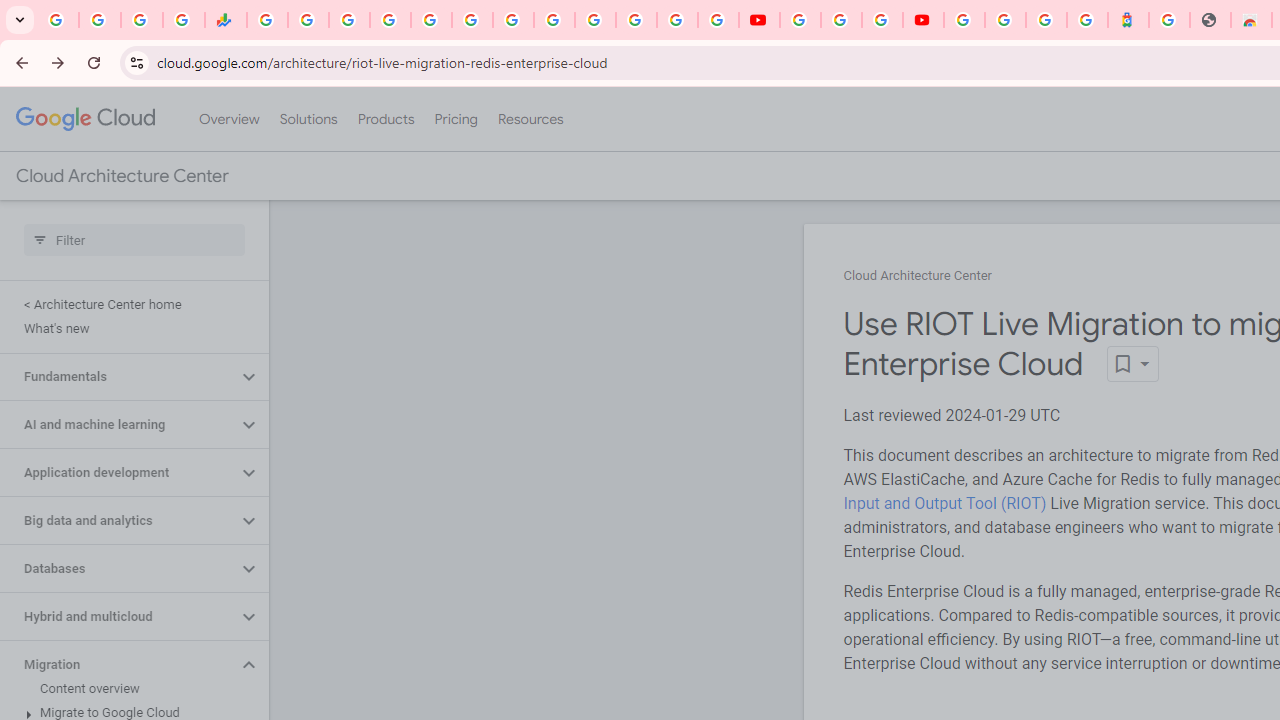 The width and height of the screenshot is (1280, 720). Describe the element at coordinates (117, 569) in the screenshot. I see `'Databases'` at that location.